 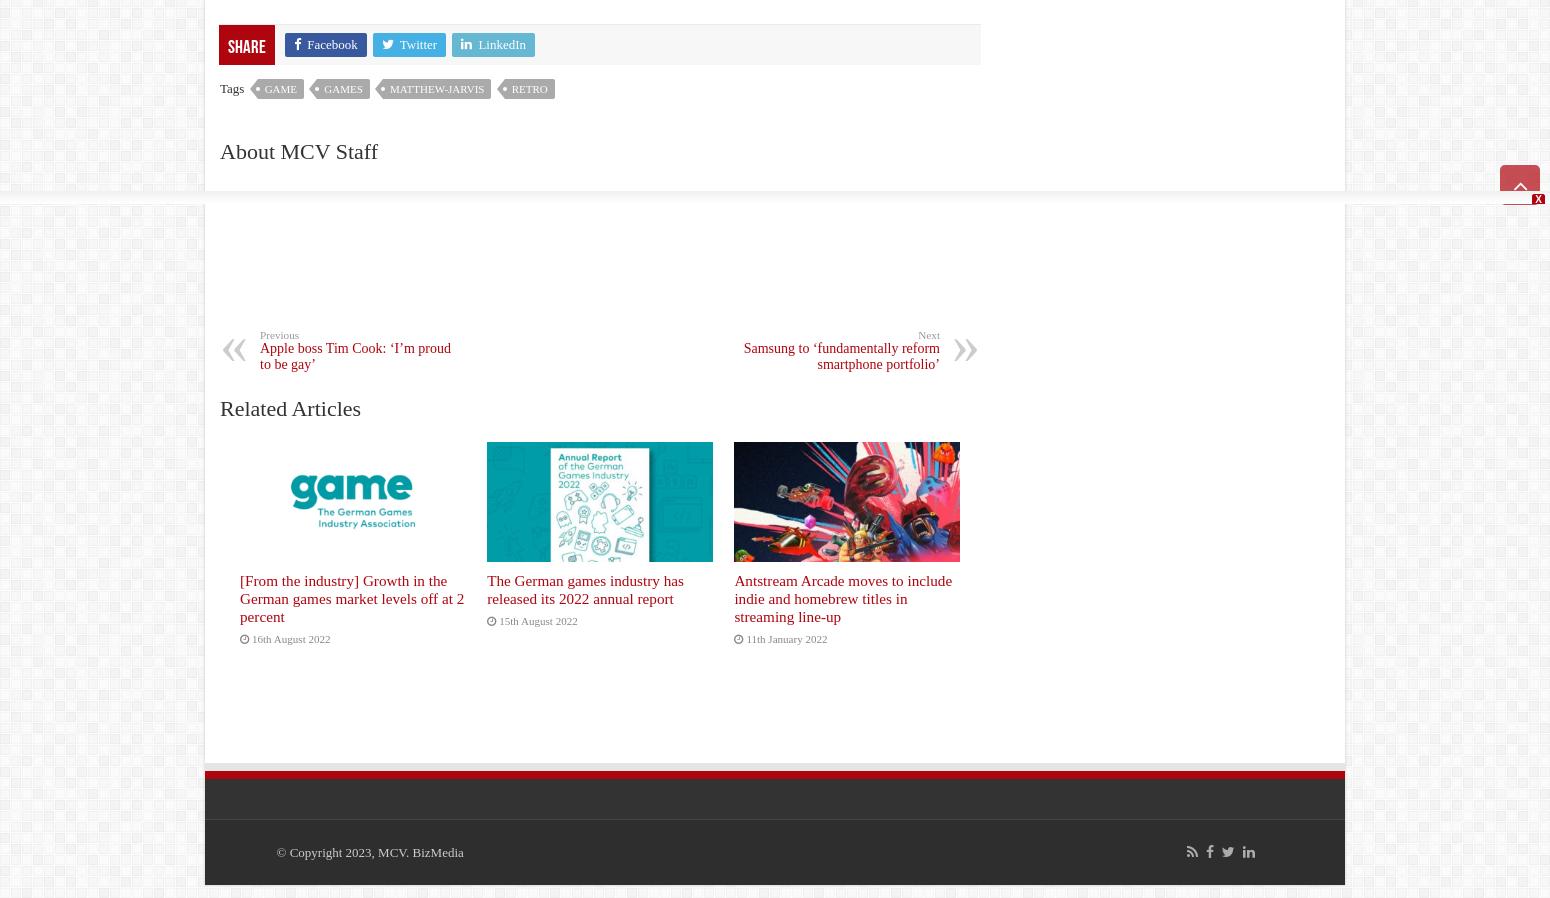 What do you see at coordinates (227, 47) in the screenshot?
I see `'Share'` at bounding box center [227, 47].